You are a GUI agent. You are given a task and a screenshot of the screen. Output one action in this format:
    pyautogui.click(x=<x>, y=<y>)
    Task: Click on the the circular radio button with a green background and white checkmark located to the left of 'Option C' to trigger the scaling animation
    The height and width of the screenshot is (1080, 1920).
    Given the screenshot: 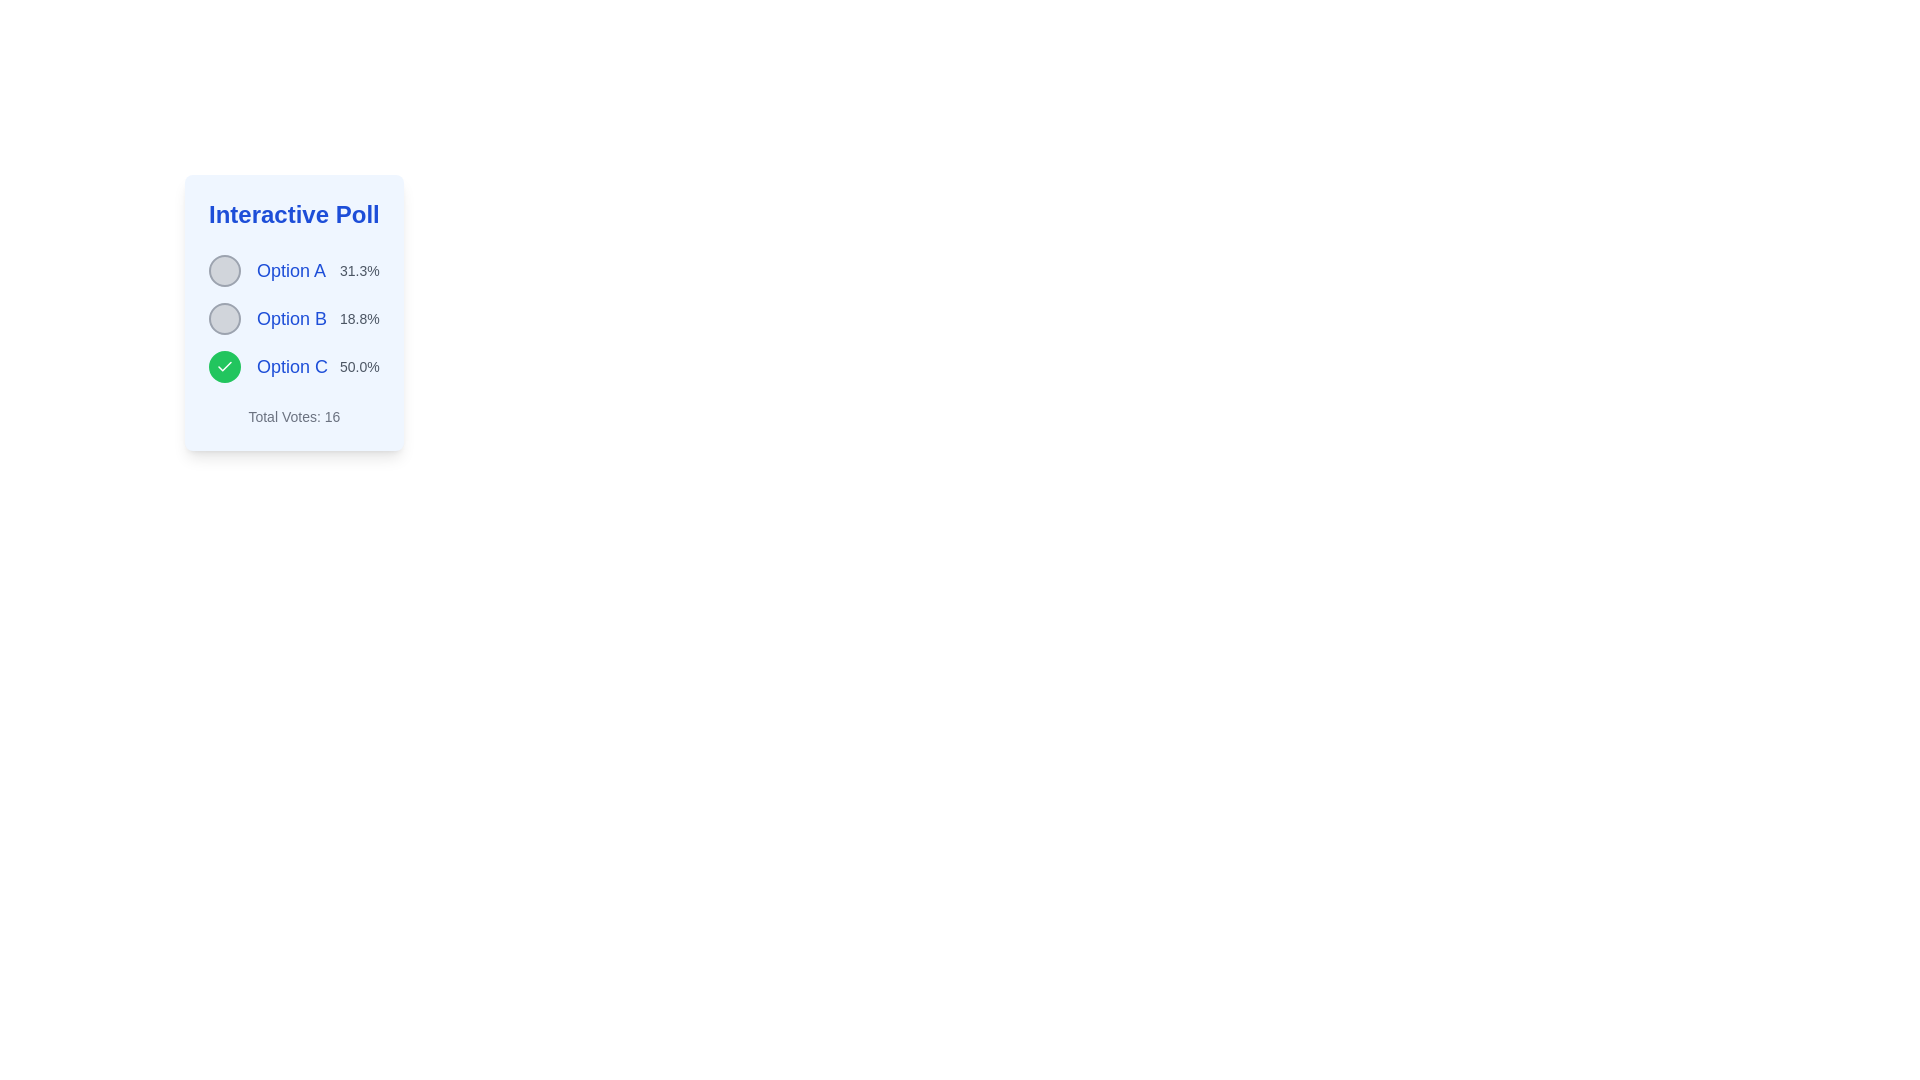 What is the action you would take?
    pyautogui.click(x=225, y=366)
    